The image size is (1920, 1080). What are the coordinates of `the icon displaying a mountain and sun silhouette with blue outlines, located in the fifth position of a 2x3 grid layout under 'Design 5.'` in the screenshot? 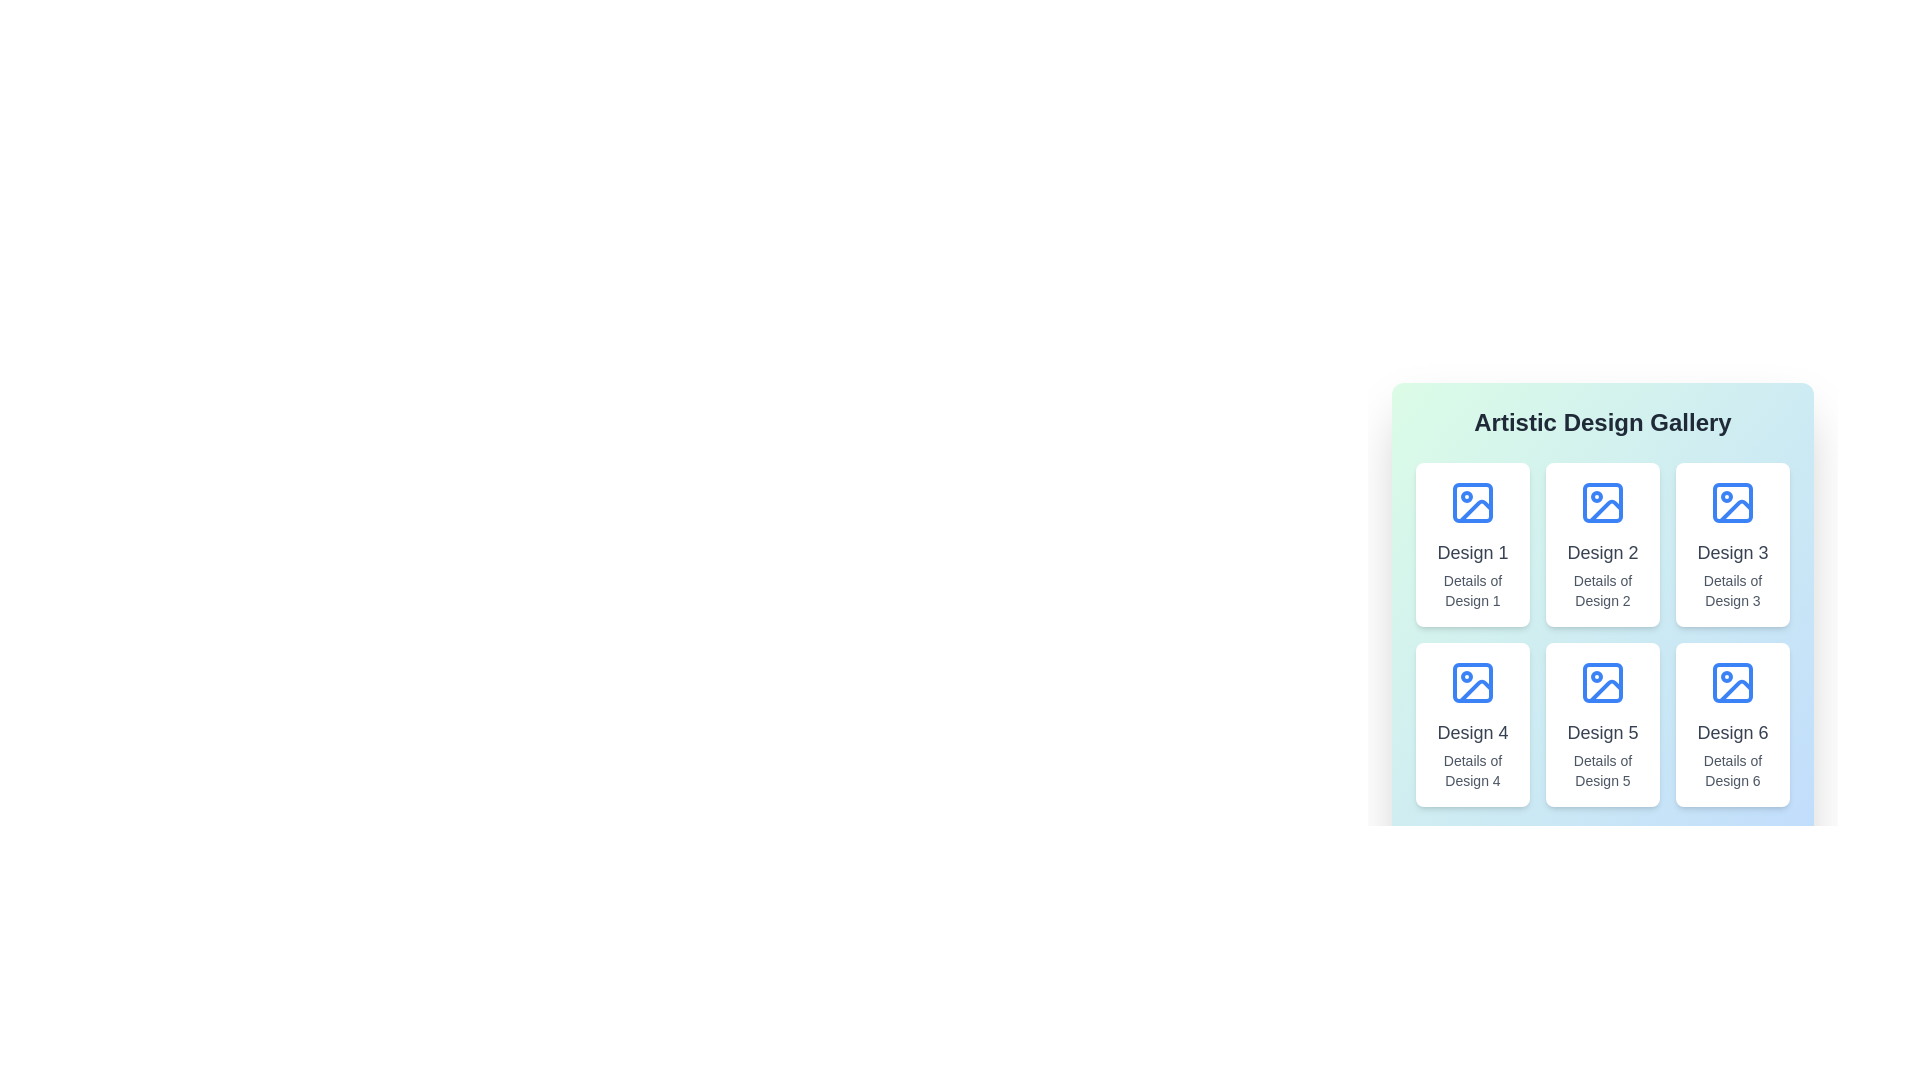 It's located at (1606, 689).